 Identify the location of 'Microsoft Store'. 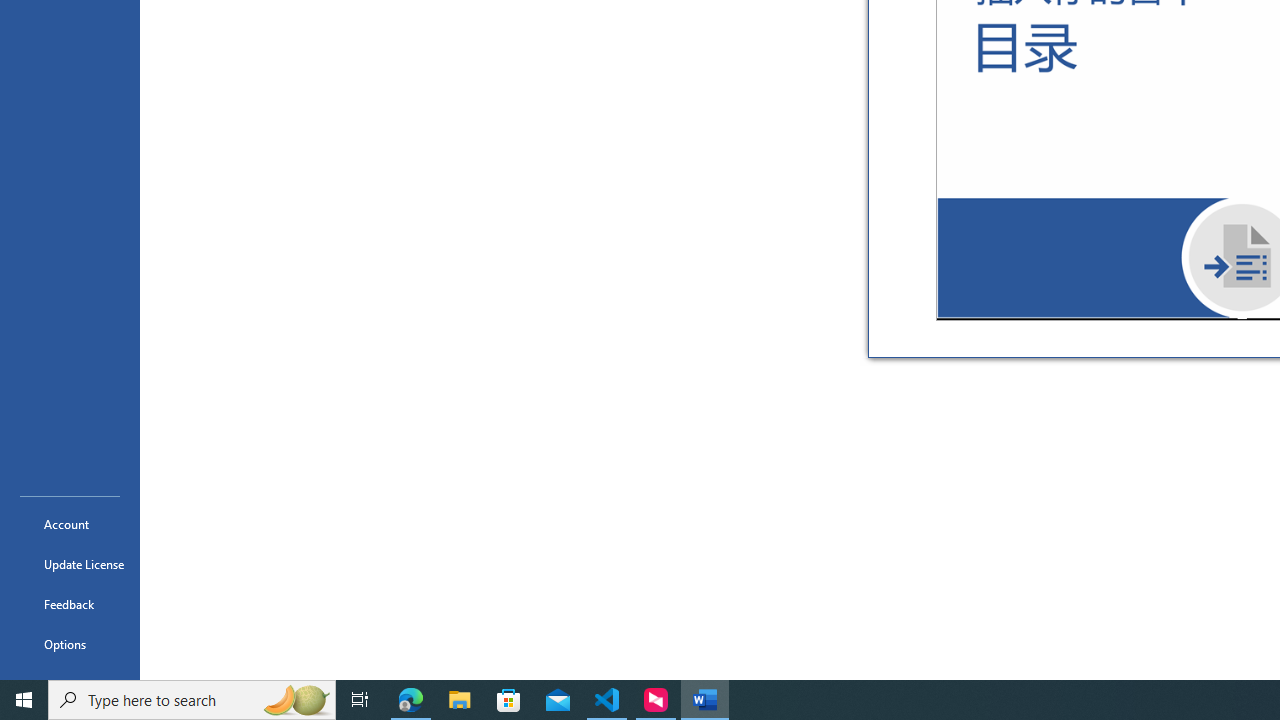
(509, 698).